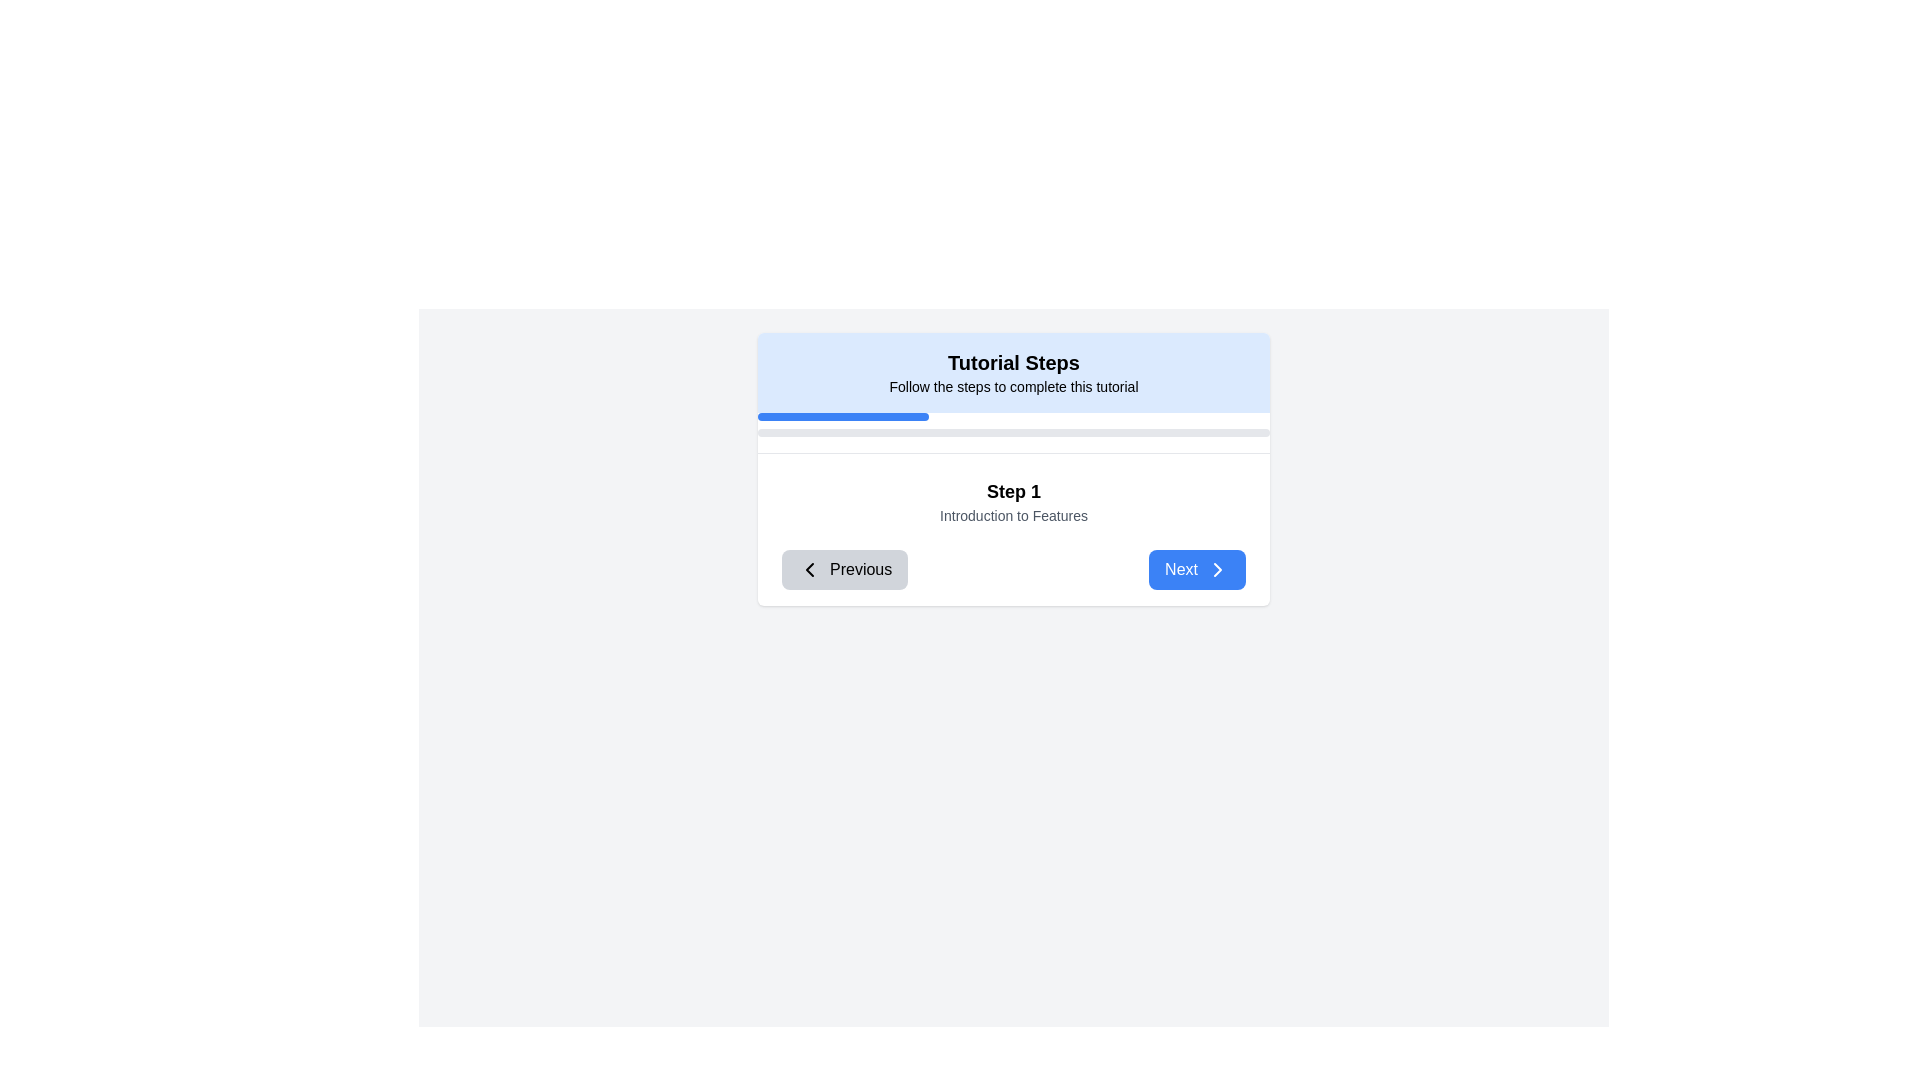  I want to click on the 'Next' button which contains the rightward chevron icon, located at the bottom-right side of the tutorial steps interface, so click(1217, 570).